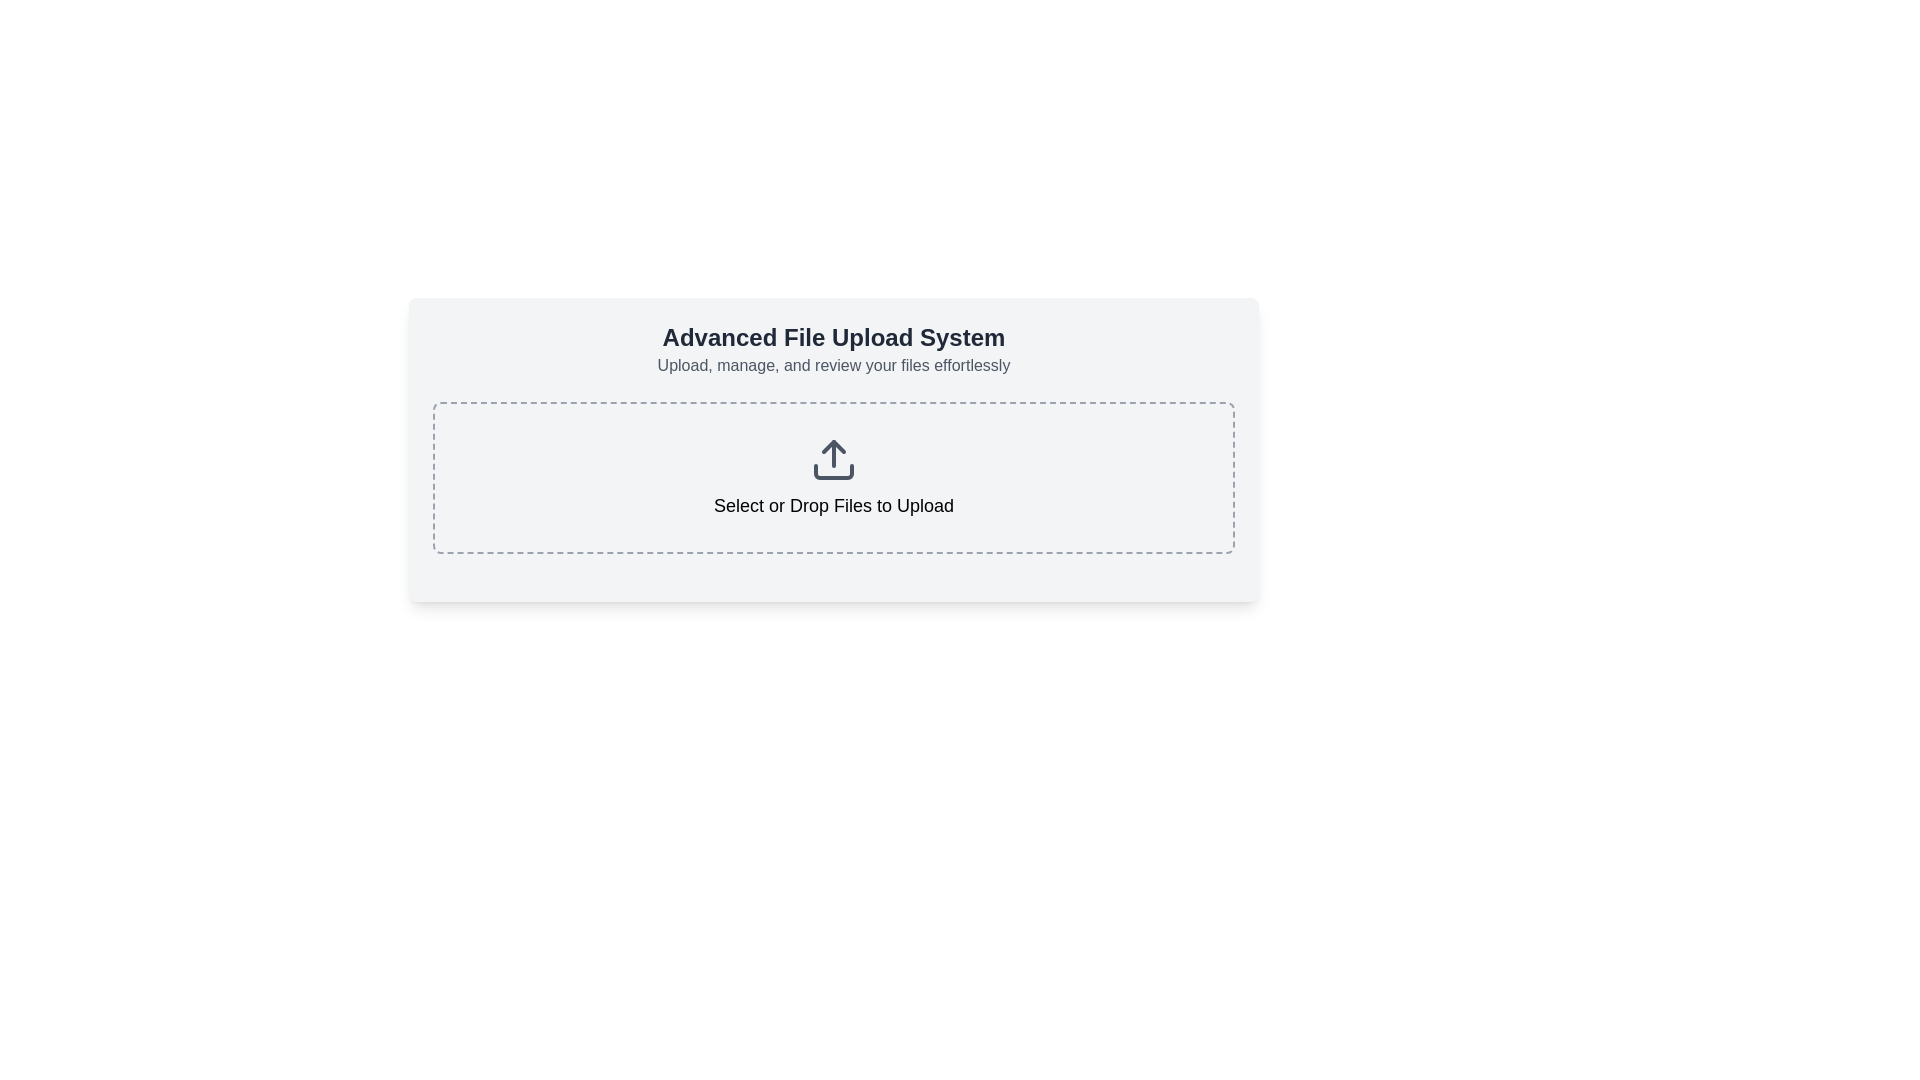 This screenshot has width=1920, height=1080. I want to click on the static text field located below the 'Advanced File Upload System' text, which provides additional information about the interface, so click(834, 366).